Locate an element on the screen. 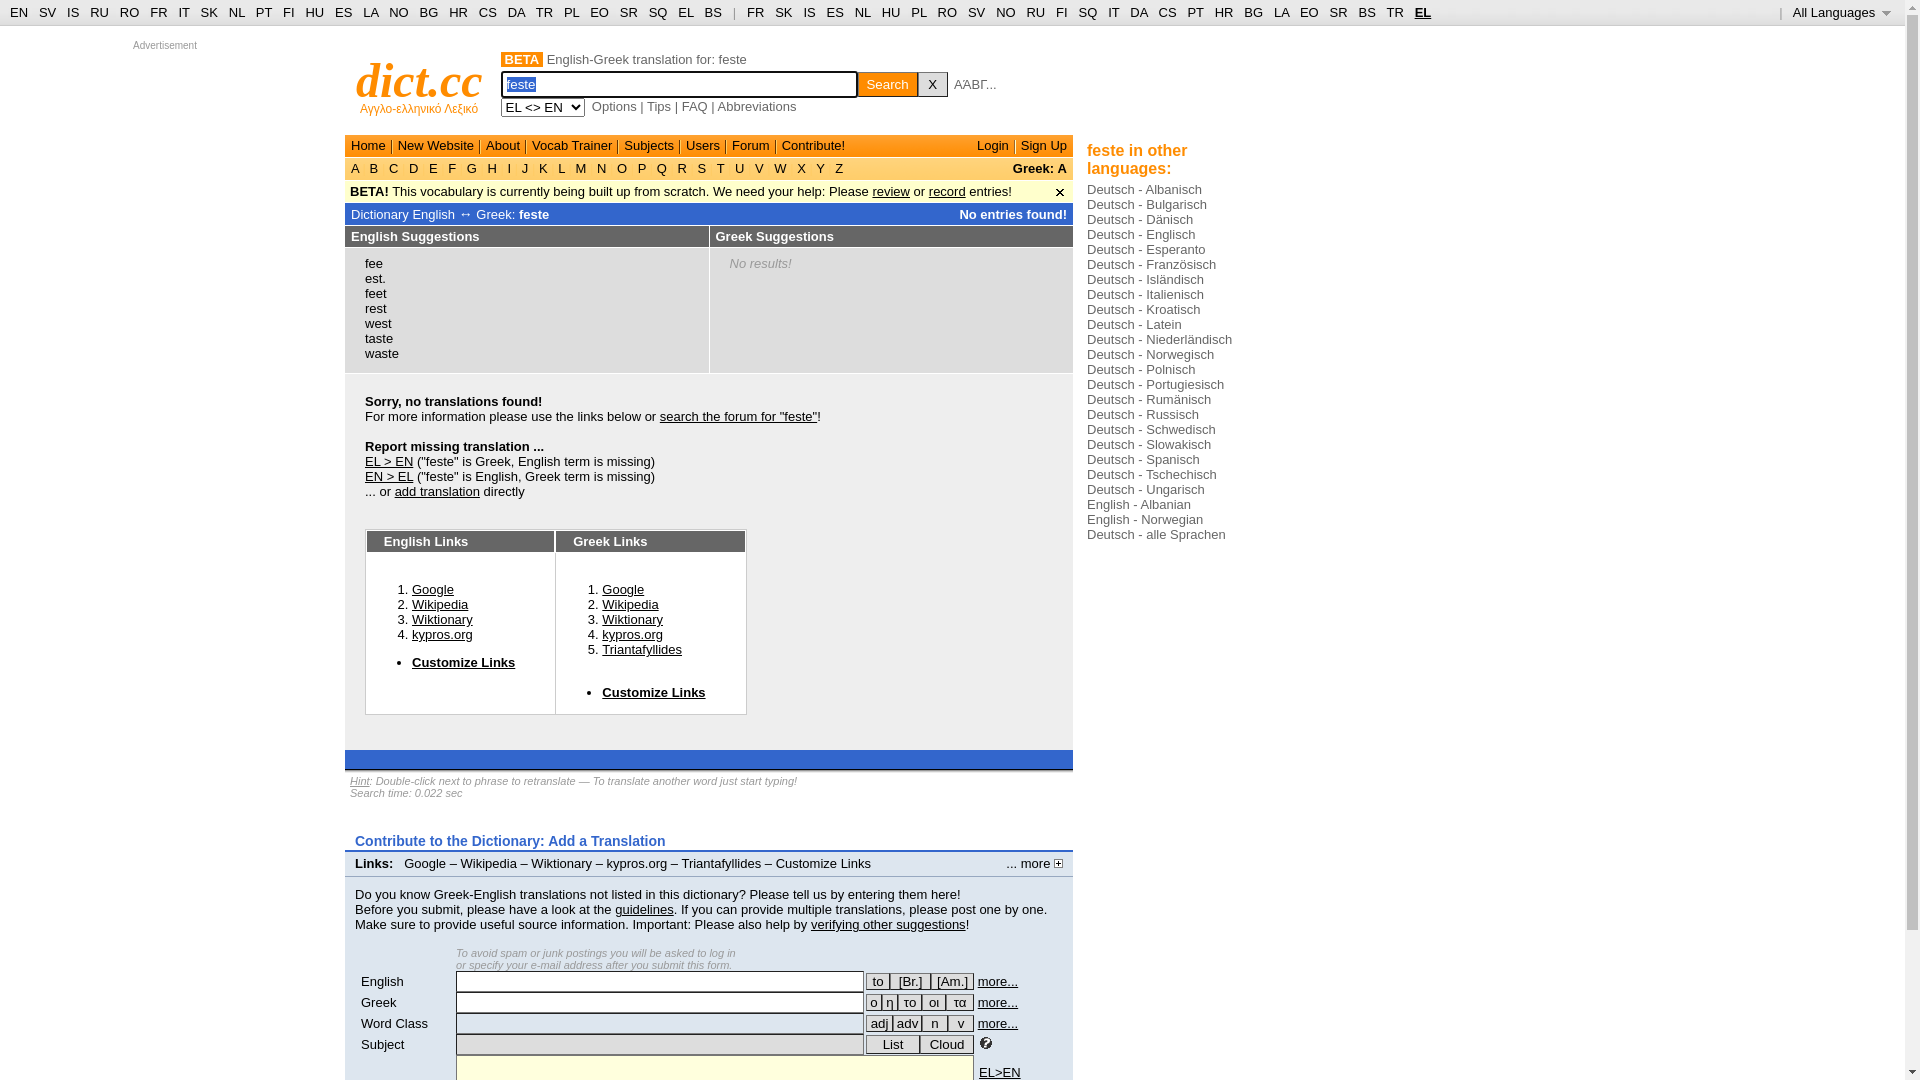  'BG' is located at coordinates (428, 12).